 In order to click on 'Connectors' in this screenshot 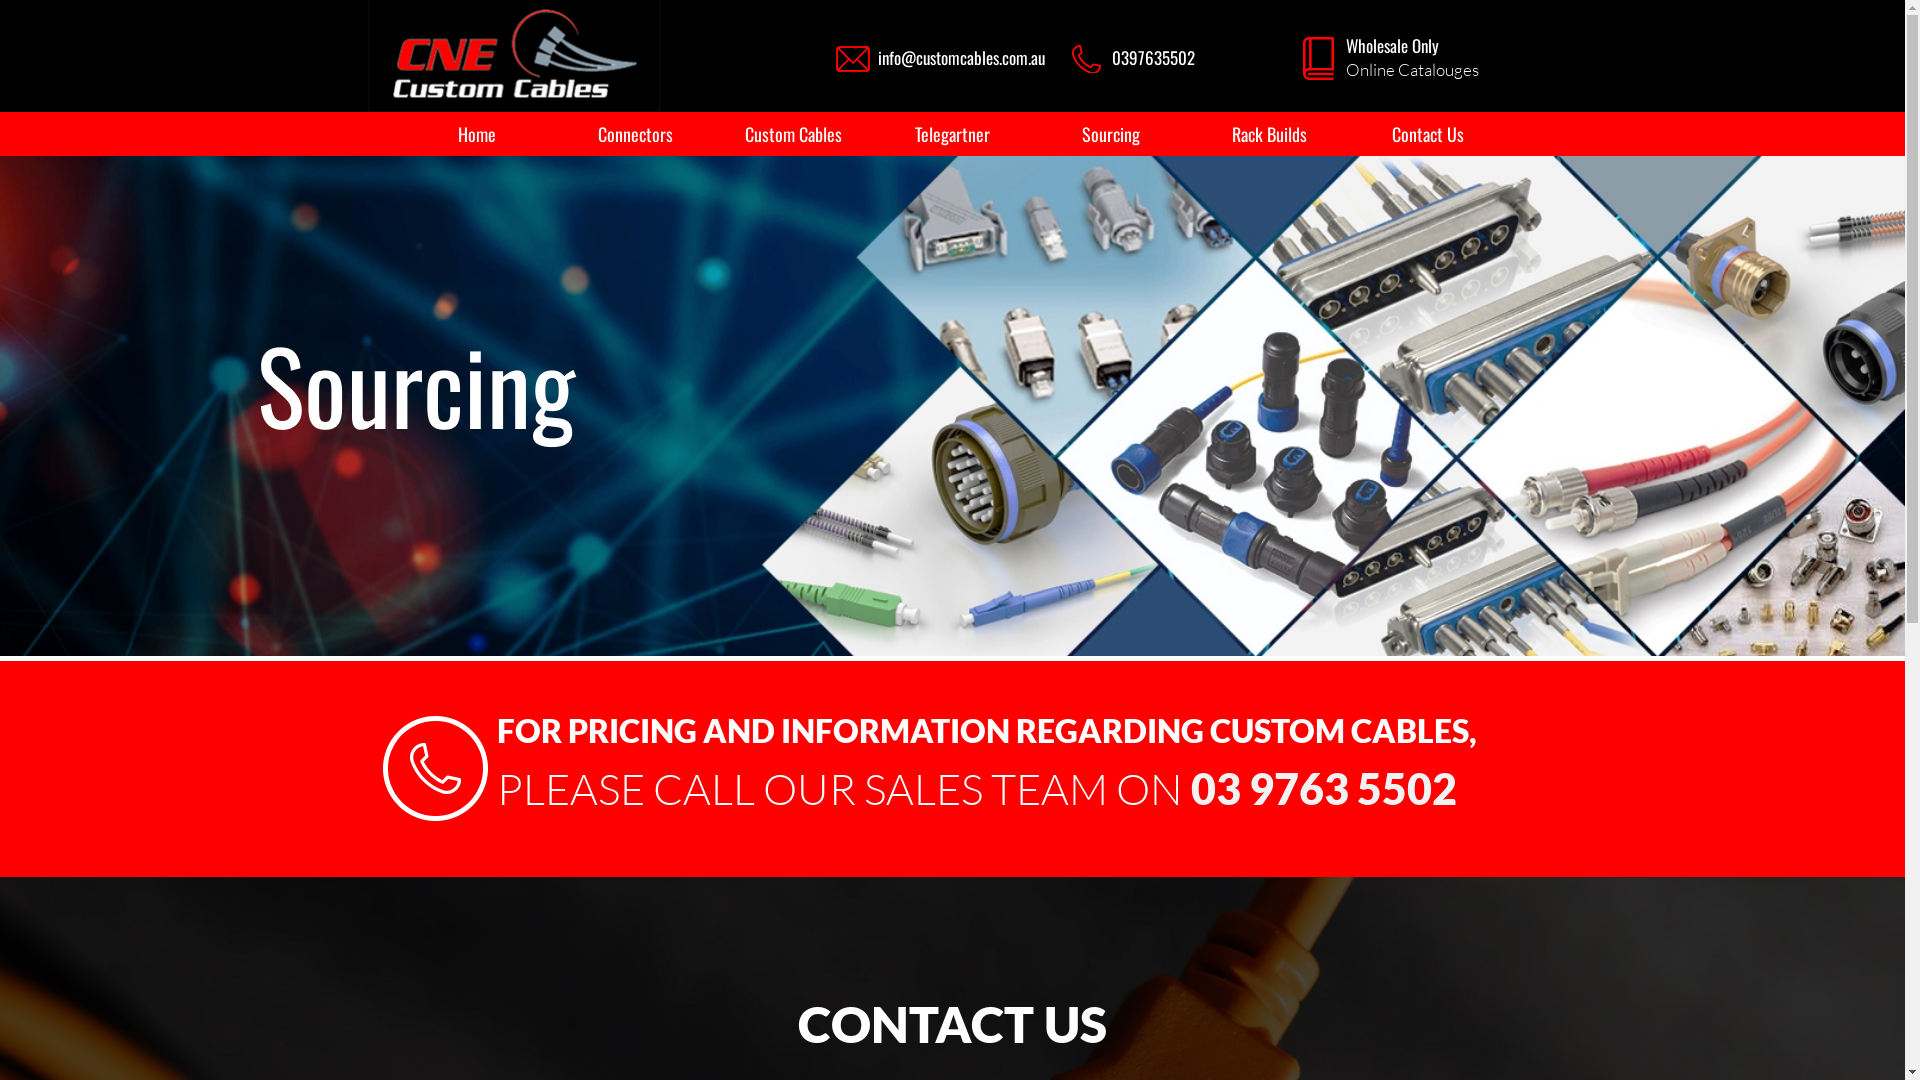, I will do `click(634, 134)`.